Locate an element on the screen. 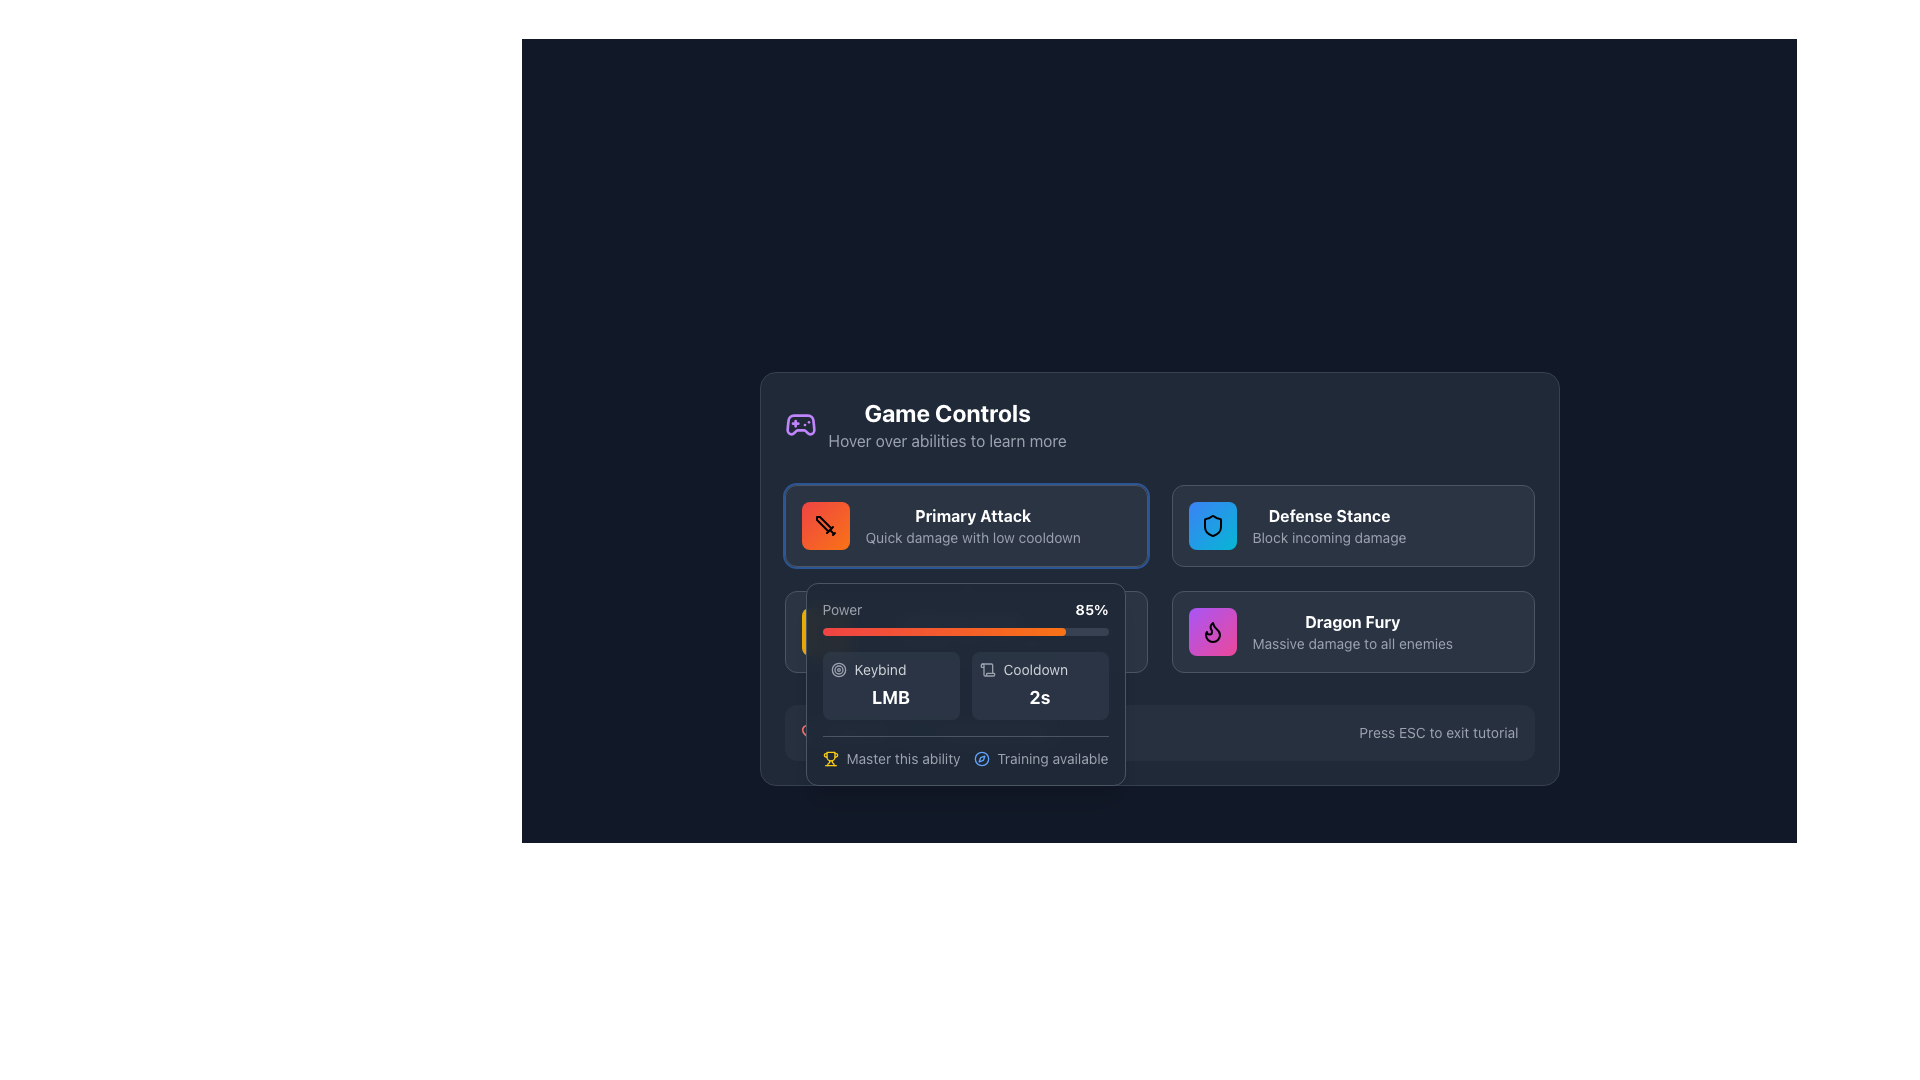 Image resolution: width=1920 pixels, height=1080 pixels. information contained in the 'Dragon Fury' informational card located in the bottom-right quadrant of the grid layout is located at coordinates (1353, 632).